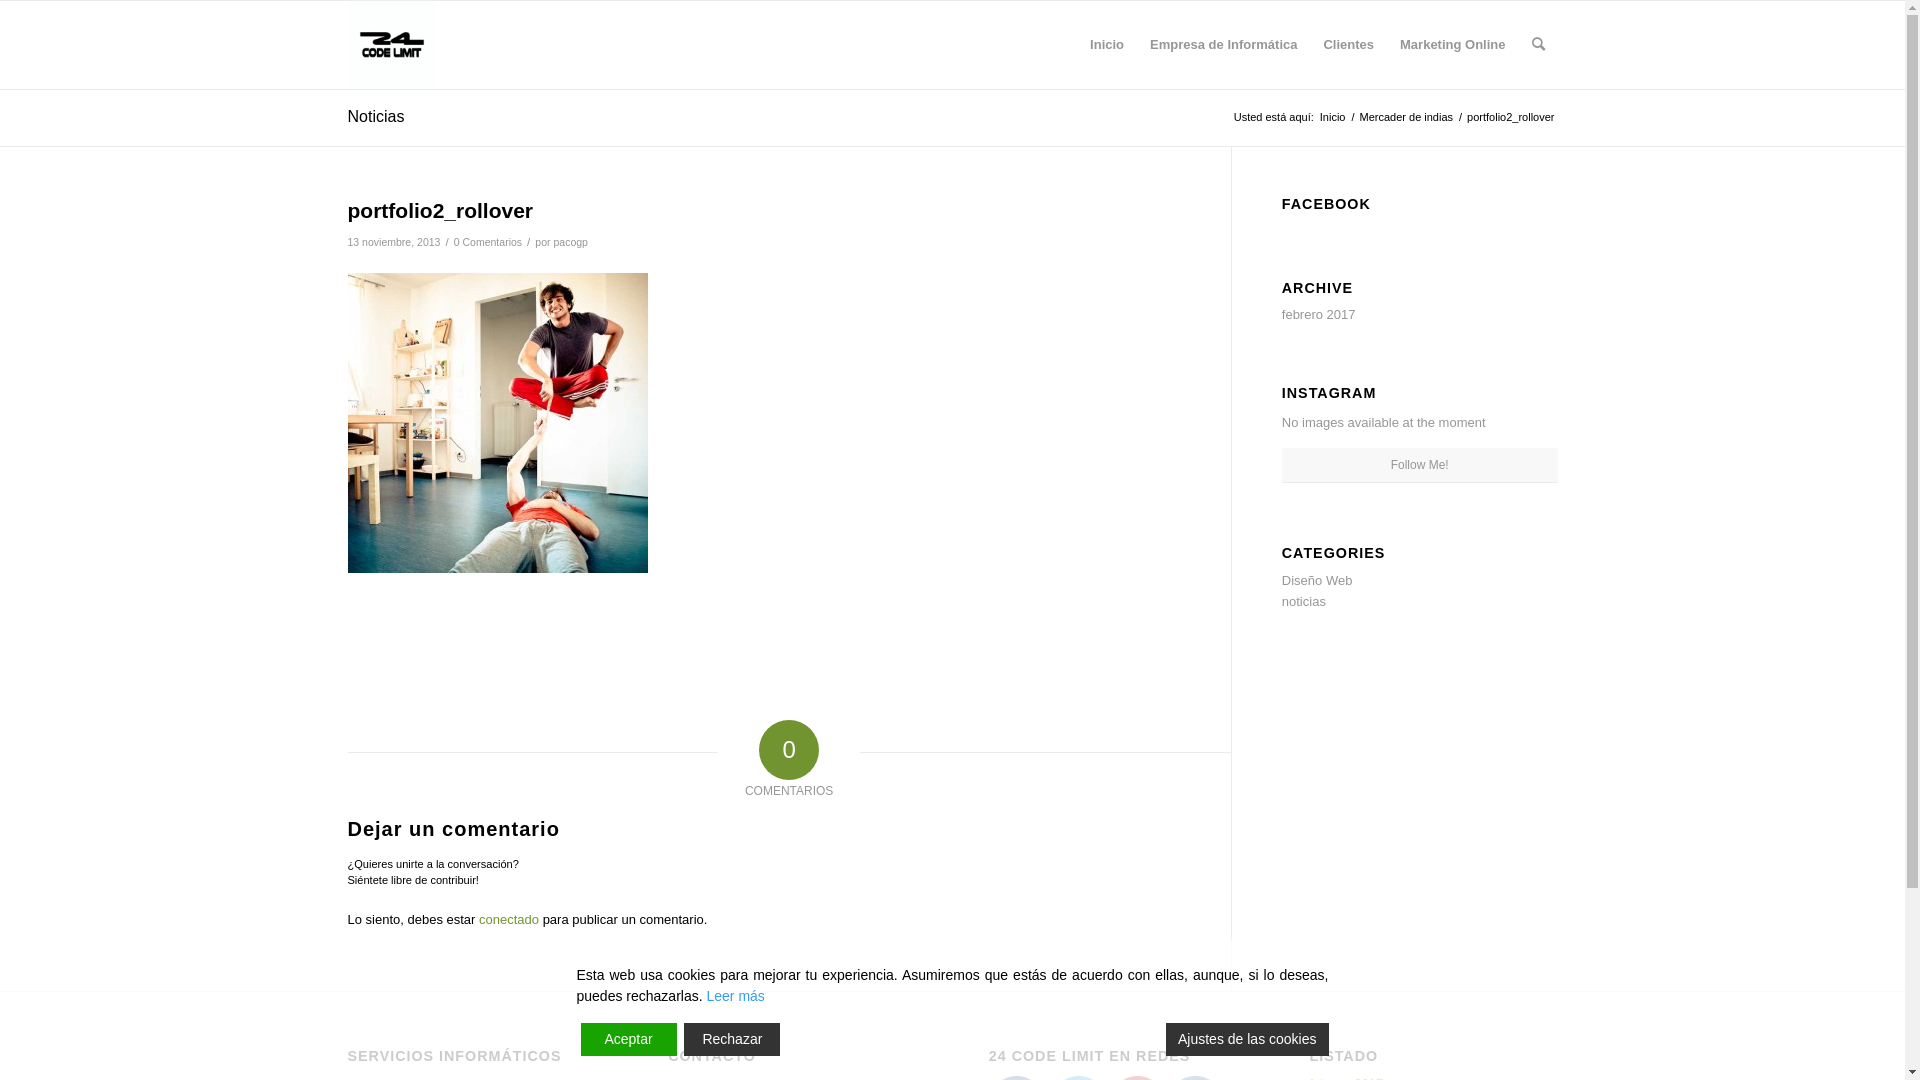  What do you see at coordinates (569, 241) in the screenshot?
I see `'pacogp'` at bounding box center [569, 241].